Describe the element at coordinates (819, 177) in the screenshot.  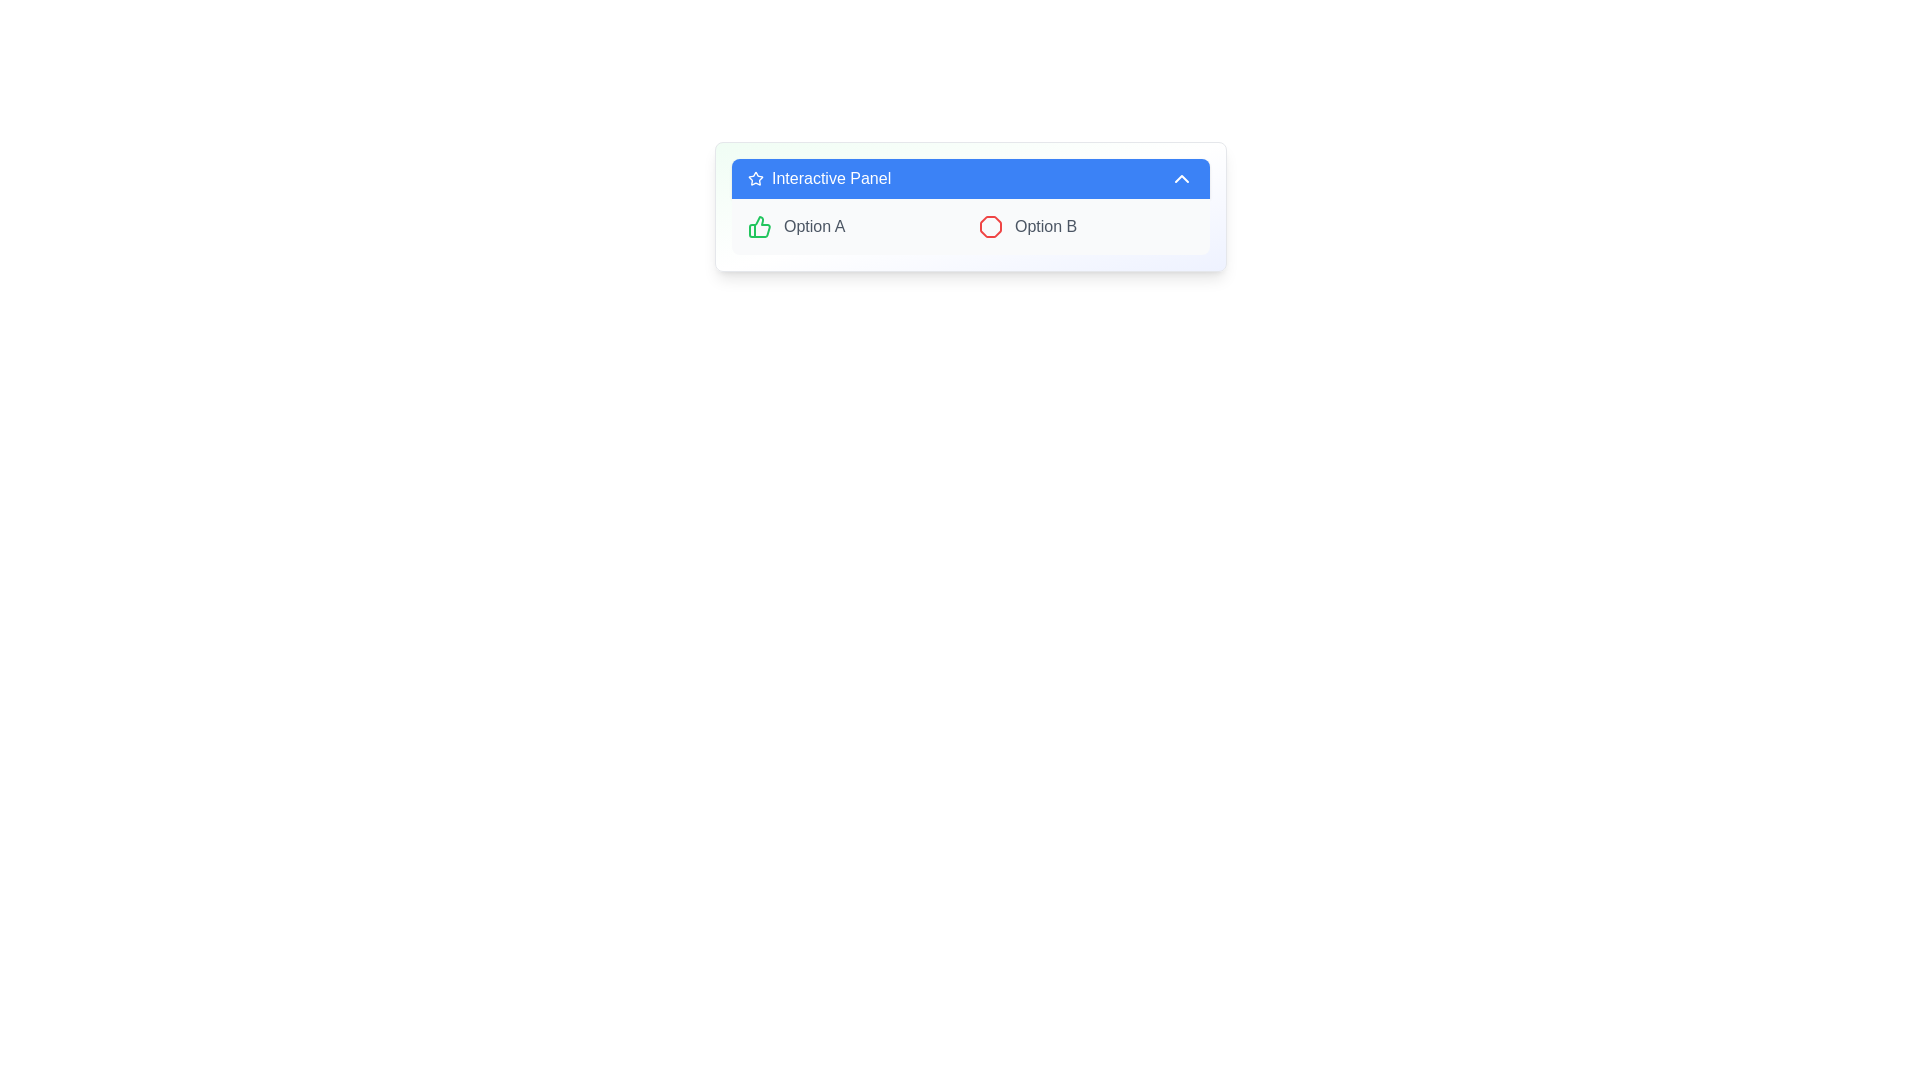
I see `on the header element labeled 'Interactive Panel' with a star icon on the left, located in the blue rectangular area at the top of the section` at that location.